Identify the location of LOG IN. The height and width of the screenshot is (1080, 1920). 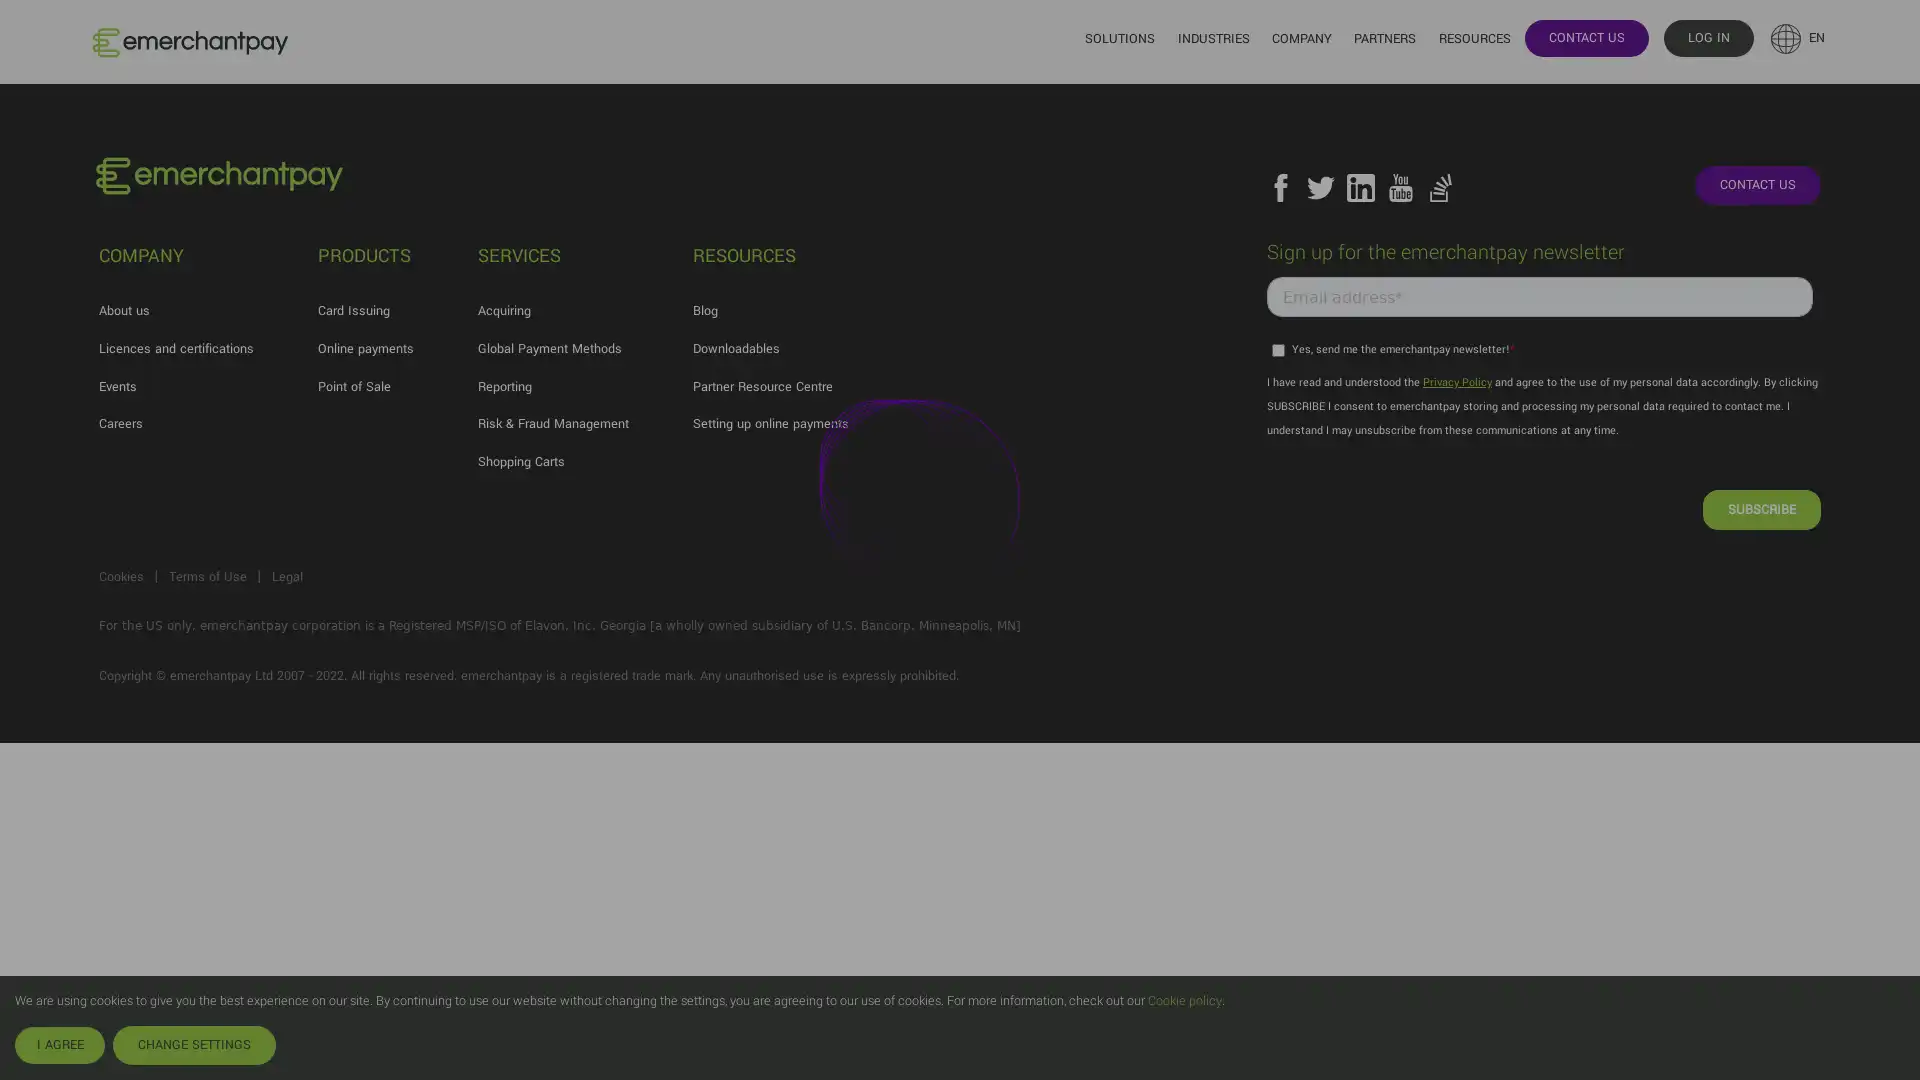
(1707, 37).